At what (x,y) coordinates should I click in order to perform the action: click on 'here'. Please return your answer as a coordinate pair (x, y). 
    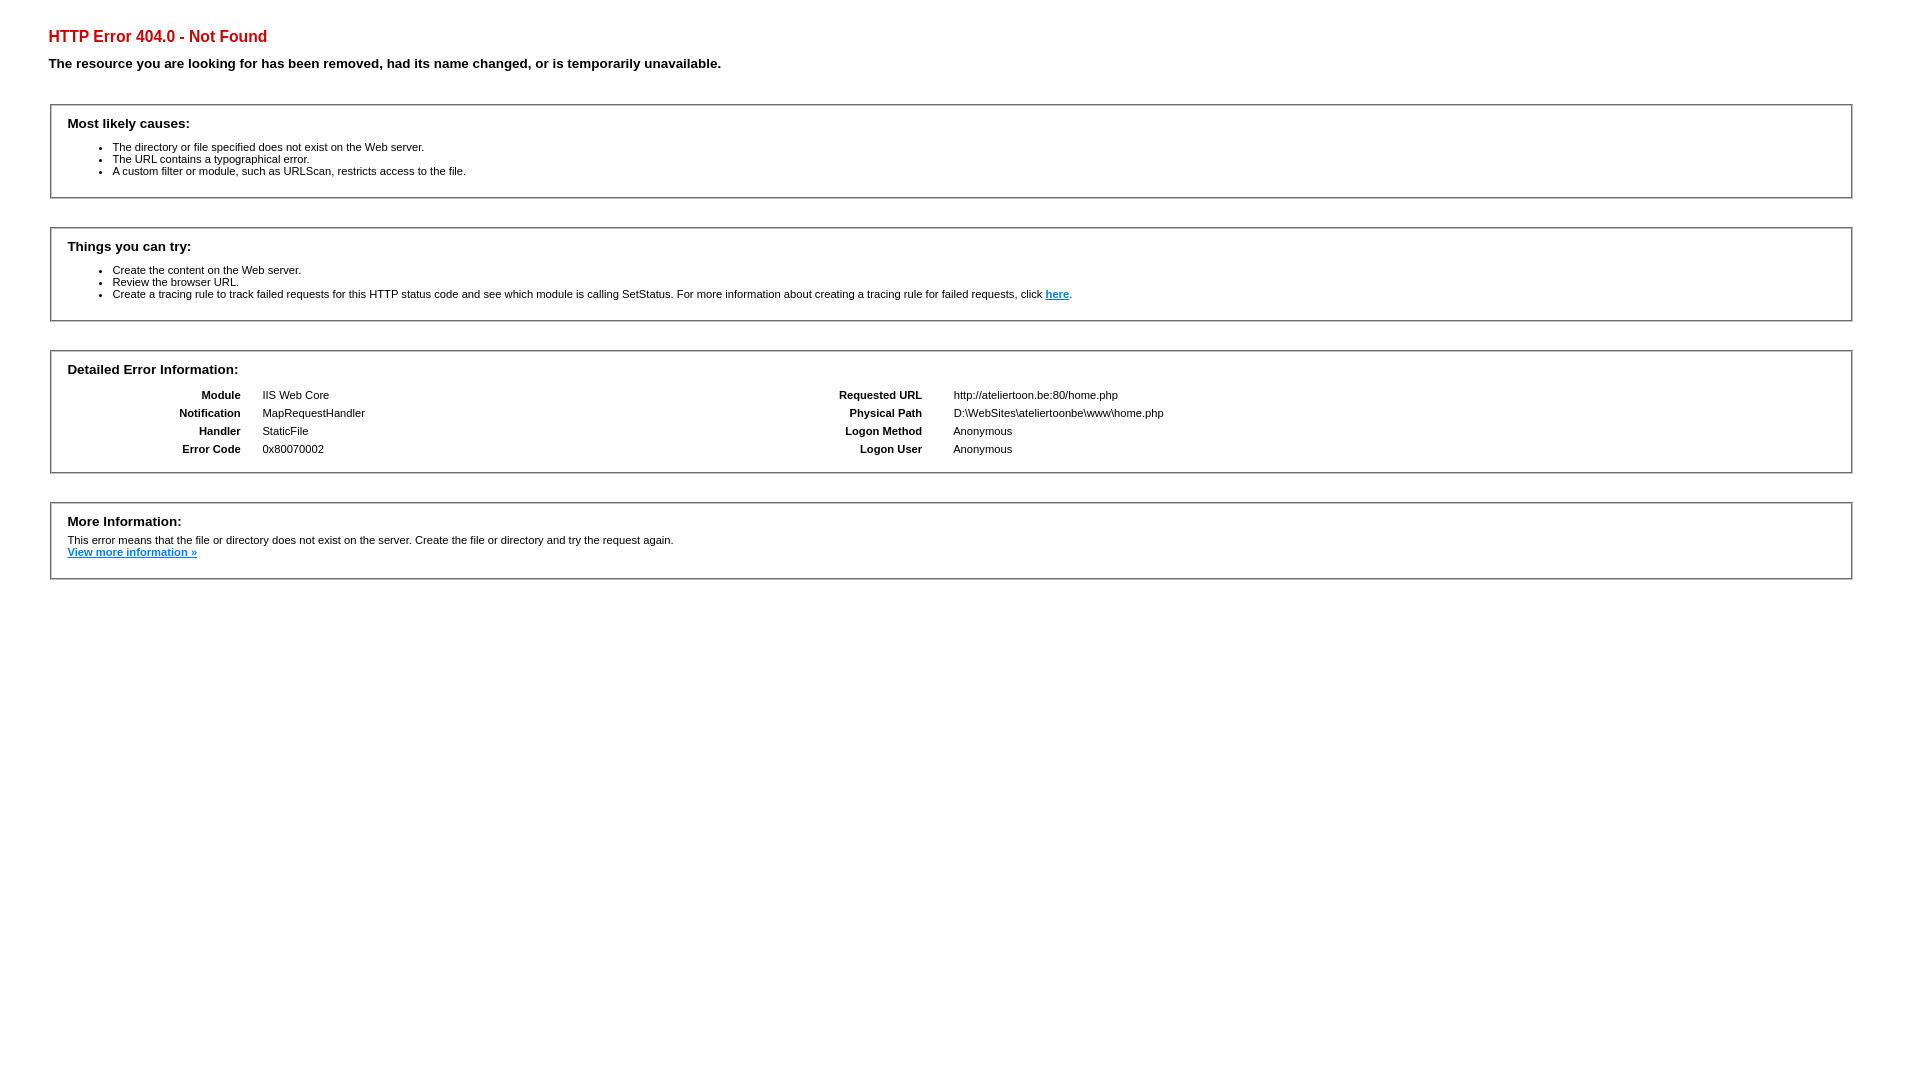
    Looking at the image, I should click on (1056, 293).